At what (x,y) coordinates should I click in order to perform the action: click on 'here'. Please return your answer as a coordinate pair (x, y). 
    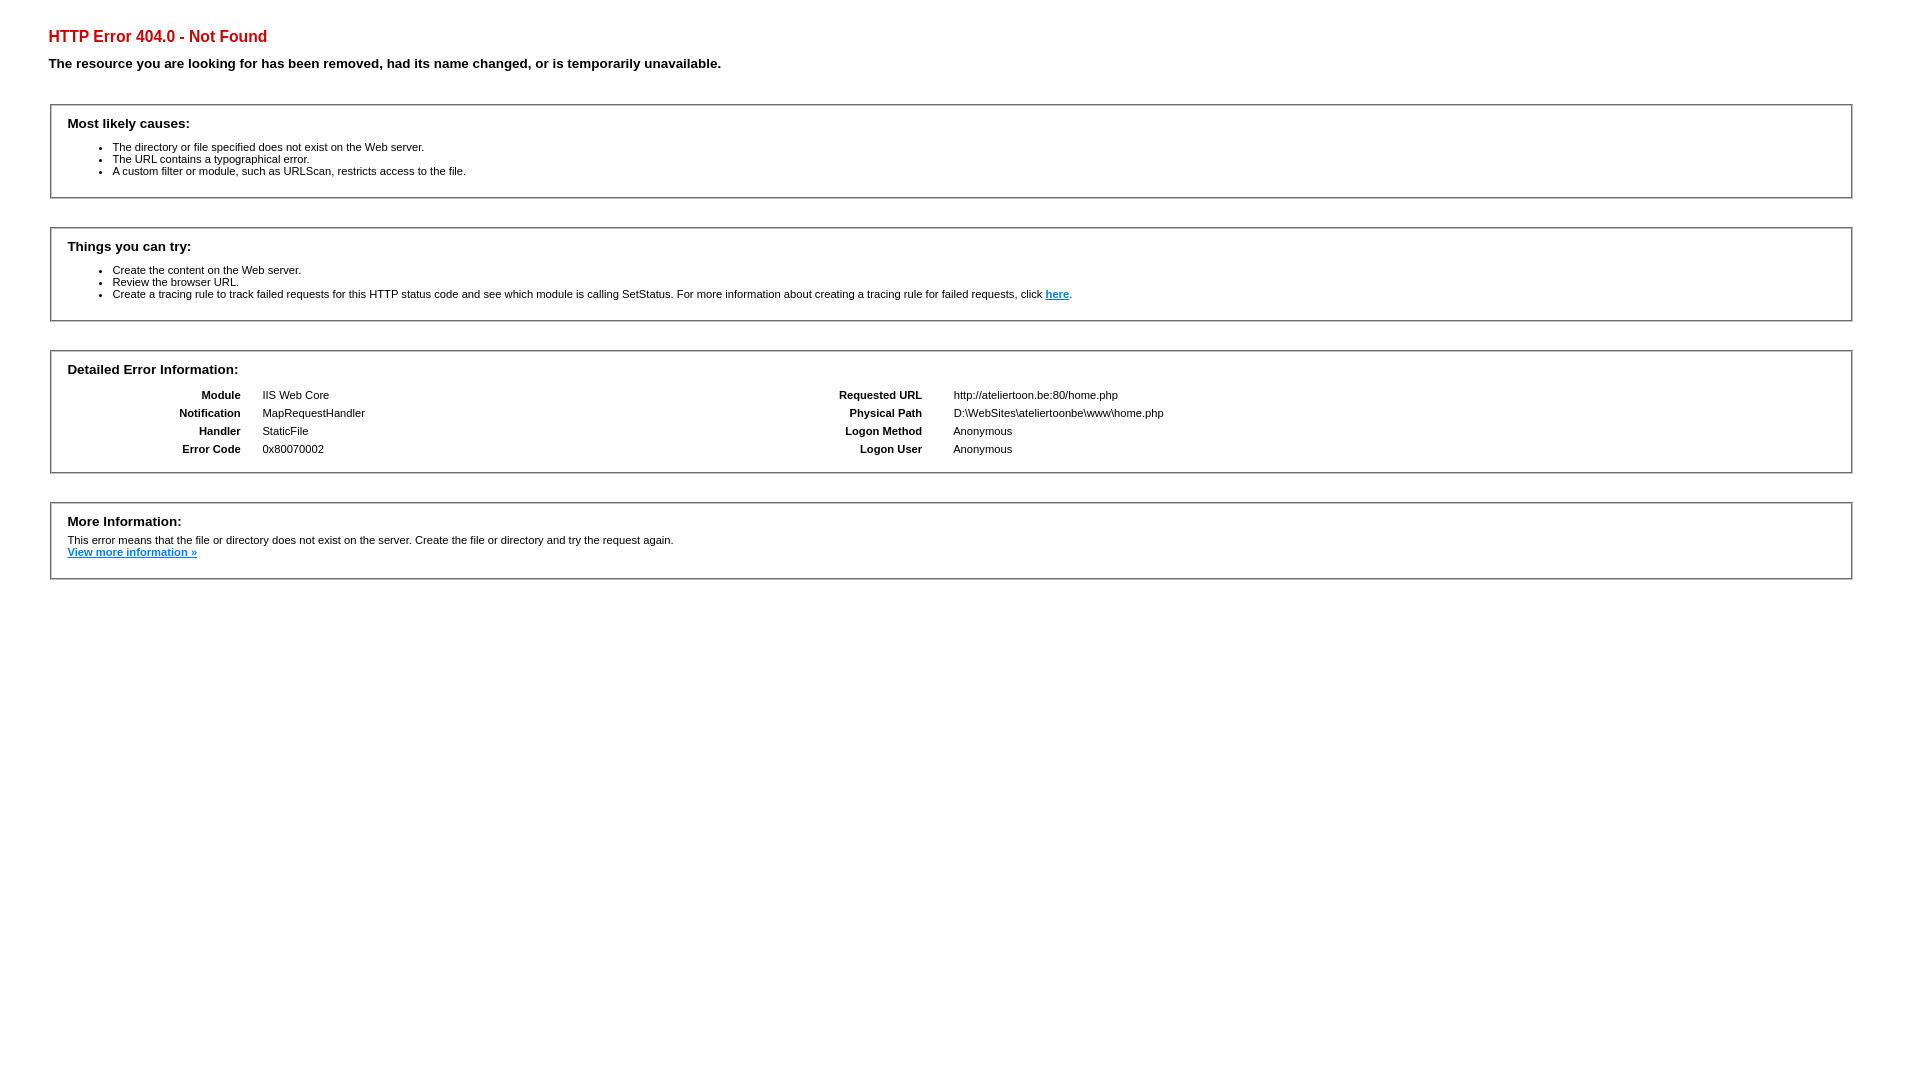
    Looking at the image, I should click on (1056, 293).